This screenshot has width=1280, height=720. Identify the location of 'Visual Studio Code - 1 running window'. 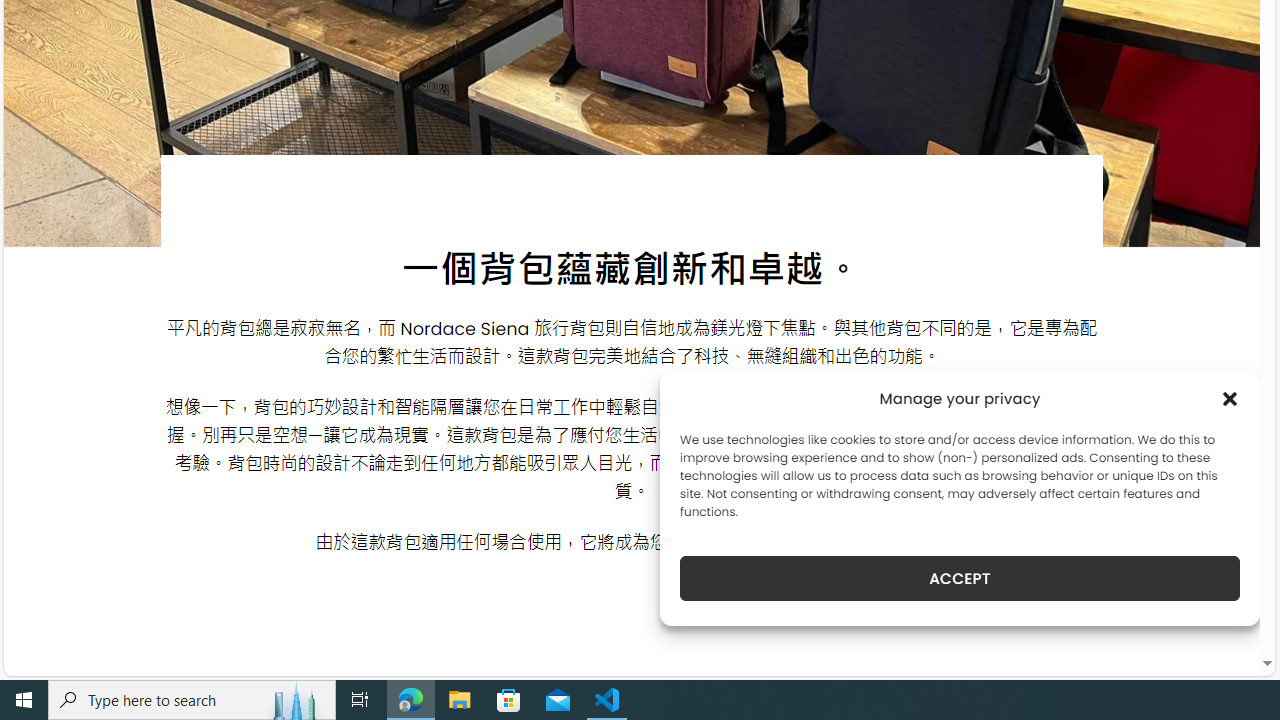
(606, 698).